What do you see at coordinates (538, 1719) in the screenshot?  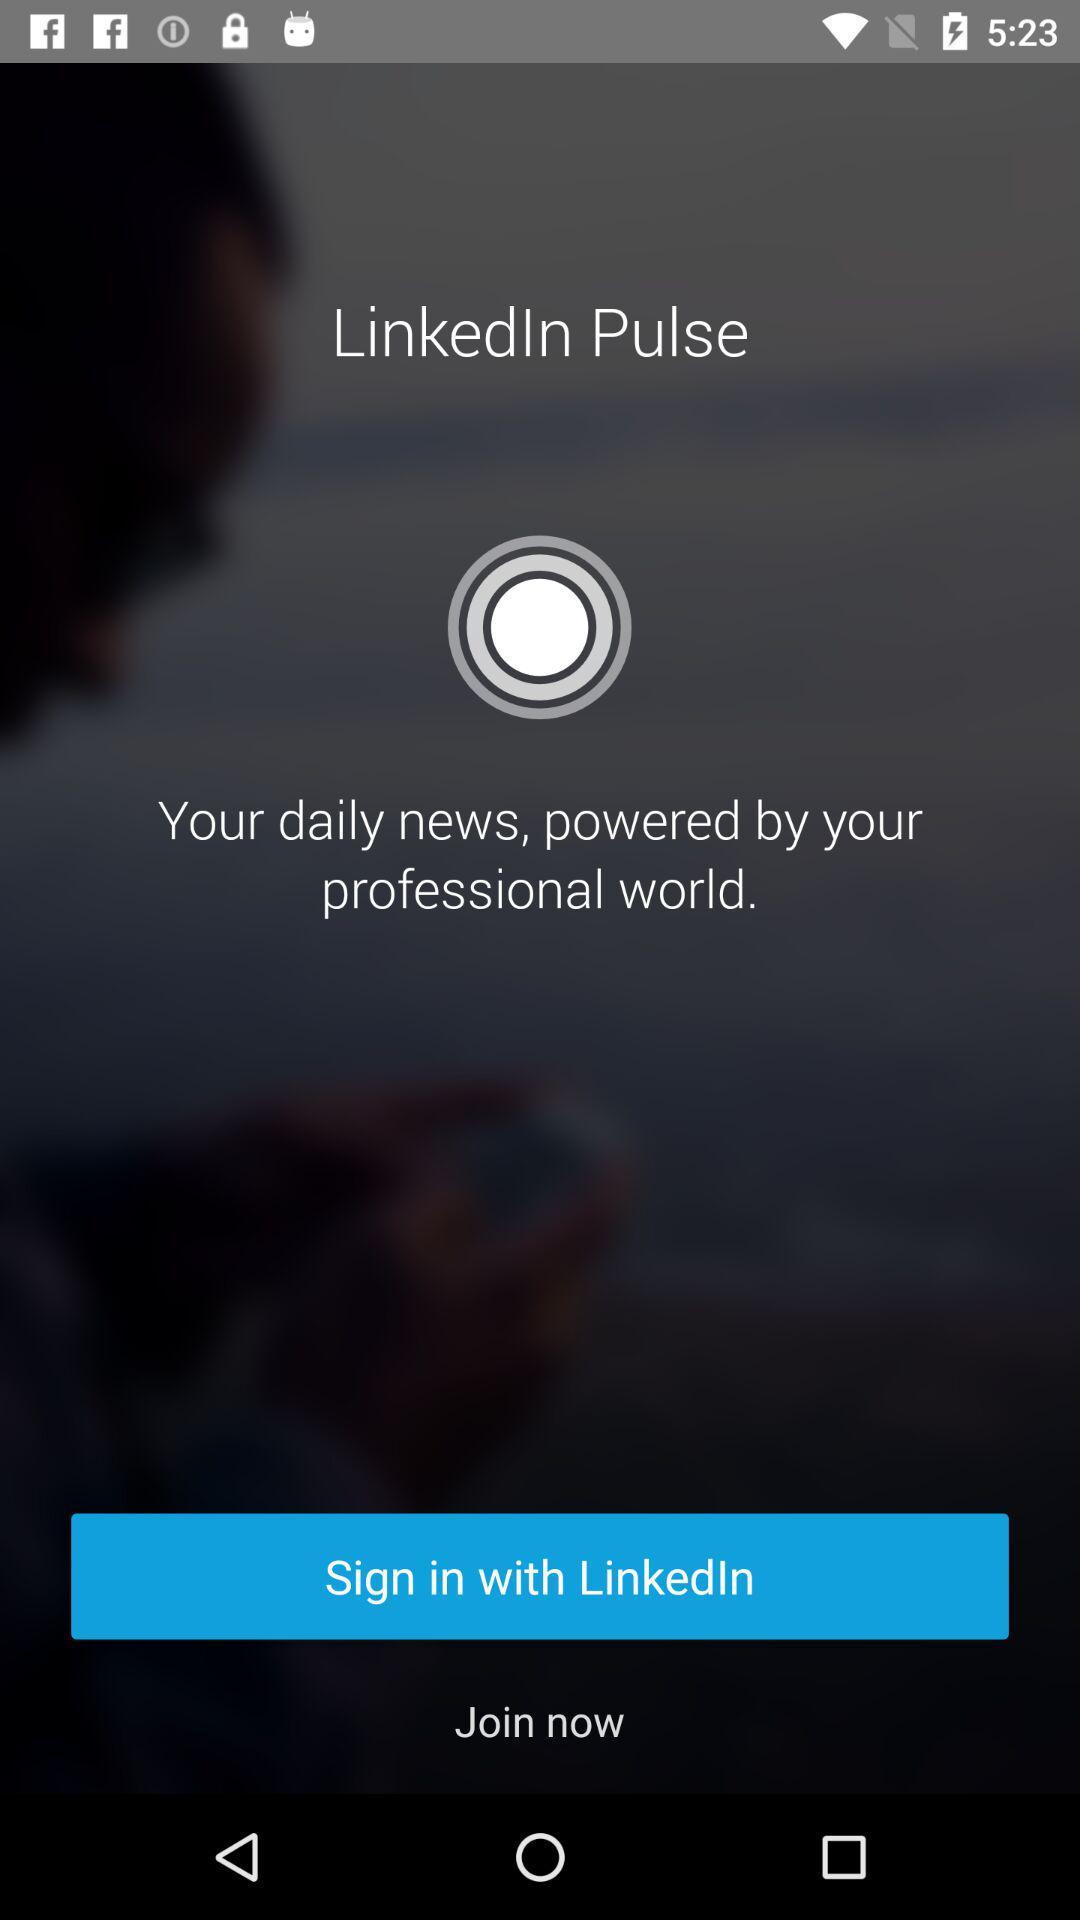 I see `item below the sign in with icon` at bounding box center [538, 1719].